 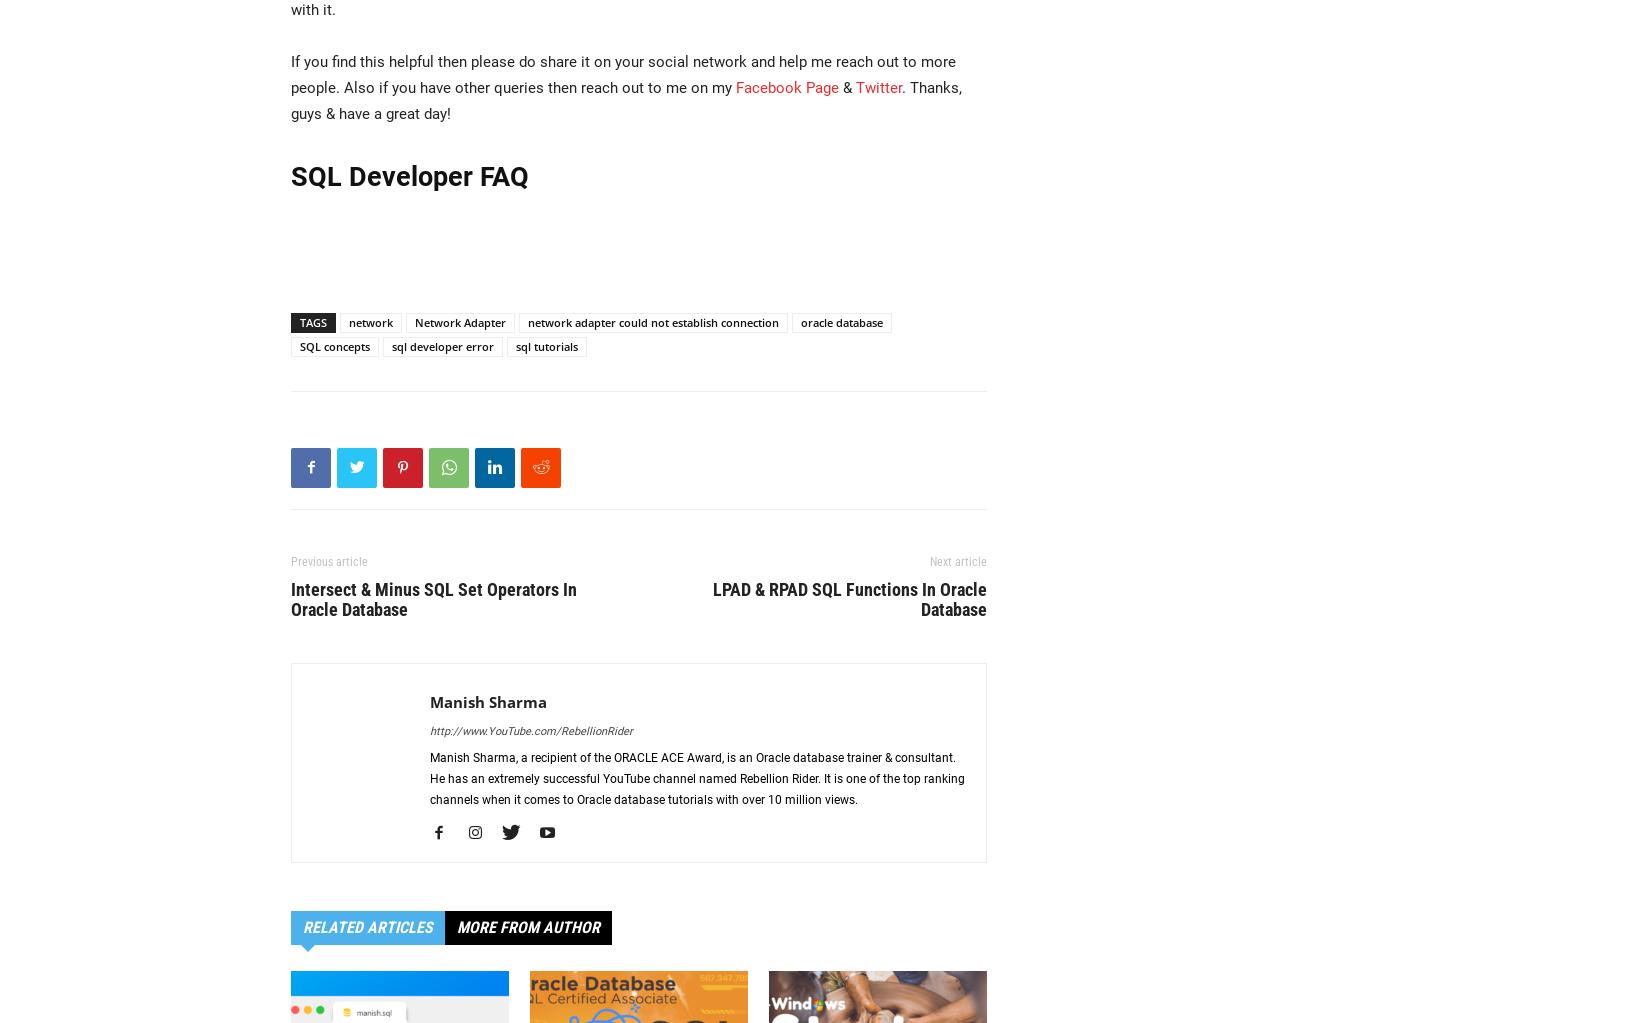 What do you see at coordinates (958, 561) in the screenshot?
I see `'Next article'` at bounding box center [958, 561].